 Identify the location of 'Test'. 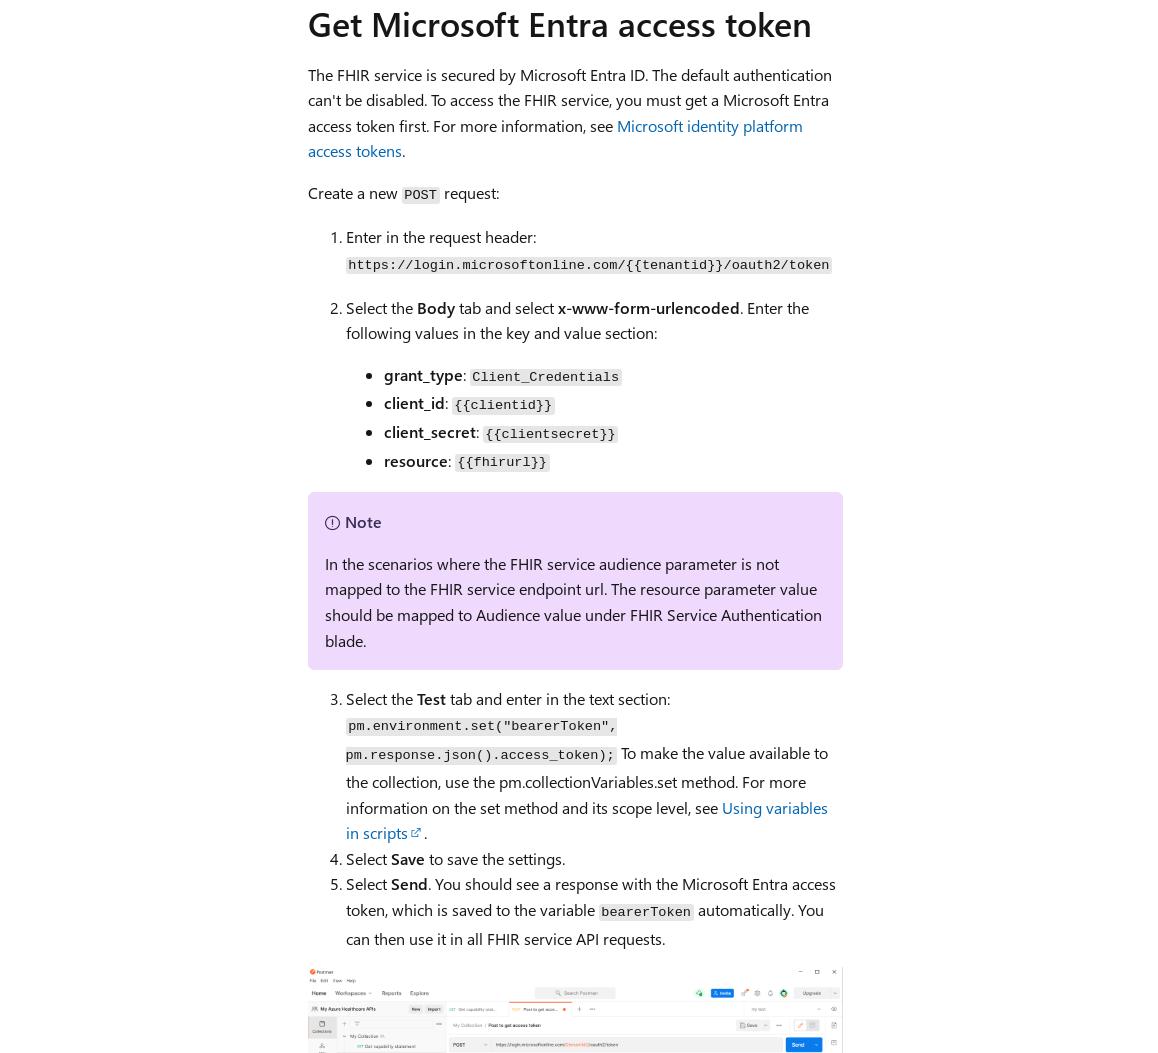
(430, 698).